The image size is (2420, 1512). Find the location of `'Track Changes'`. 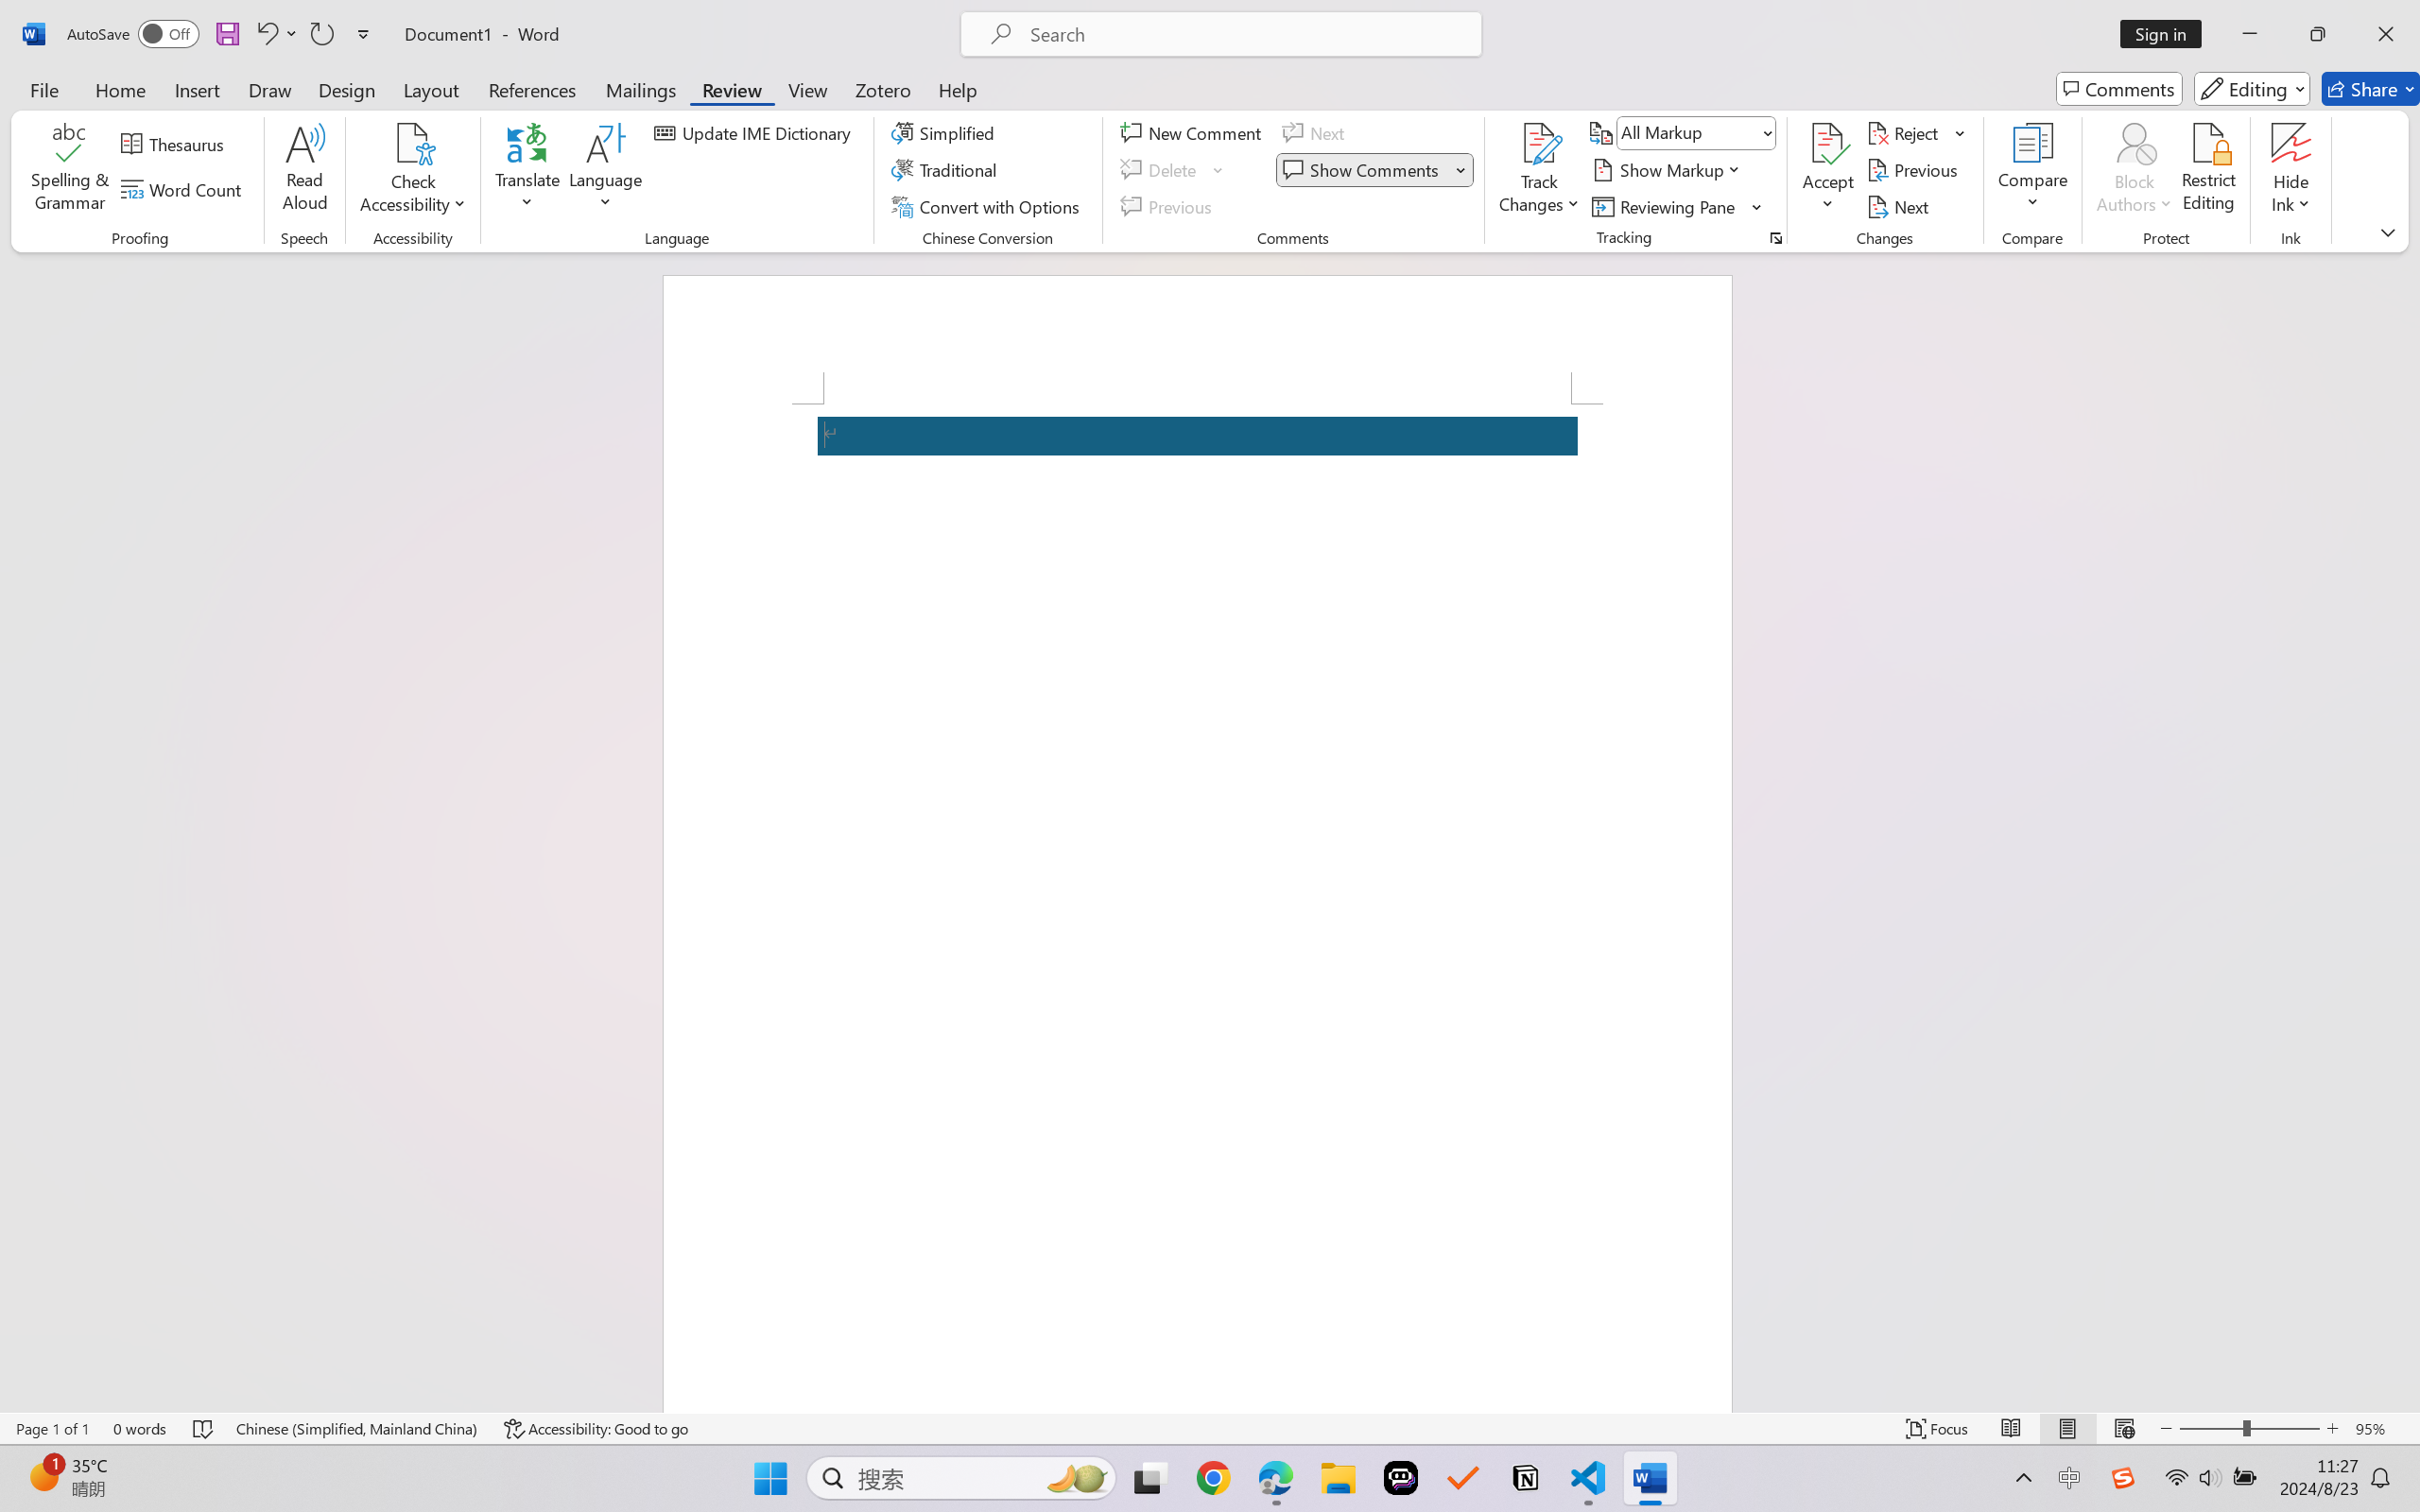

'Track Changes' is located at coordinates (1538, 170).